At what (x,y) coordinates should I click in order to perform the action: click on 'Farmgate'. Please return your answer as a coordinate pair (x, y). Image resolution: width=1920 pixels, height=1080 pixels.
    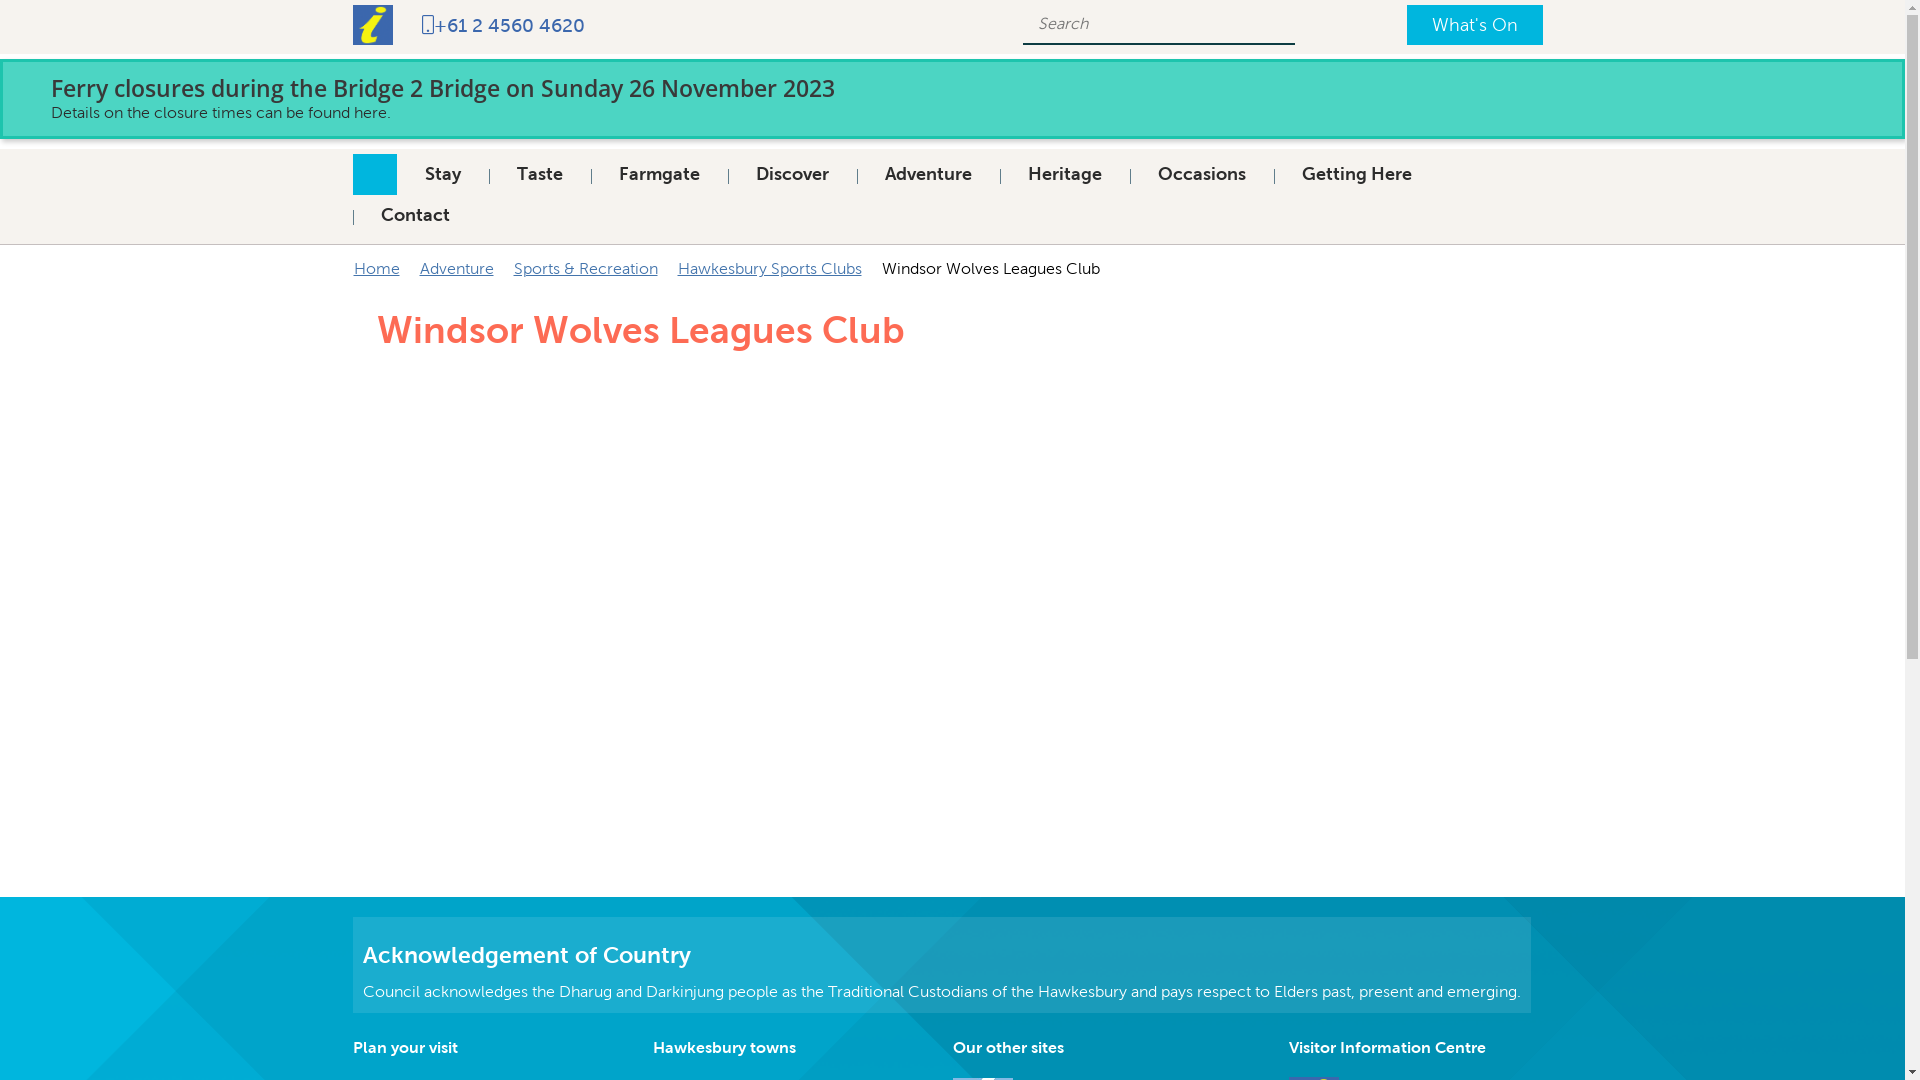
    Looking at the image, I should click on (658, 173).